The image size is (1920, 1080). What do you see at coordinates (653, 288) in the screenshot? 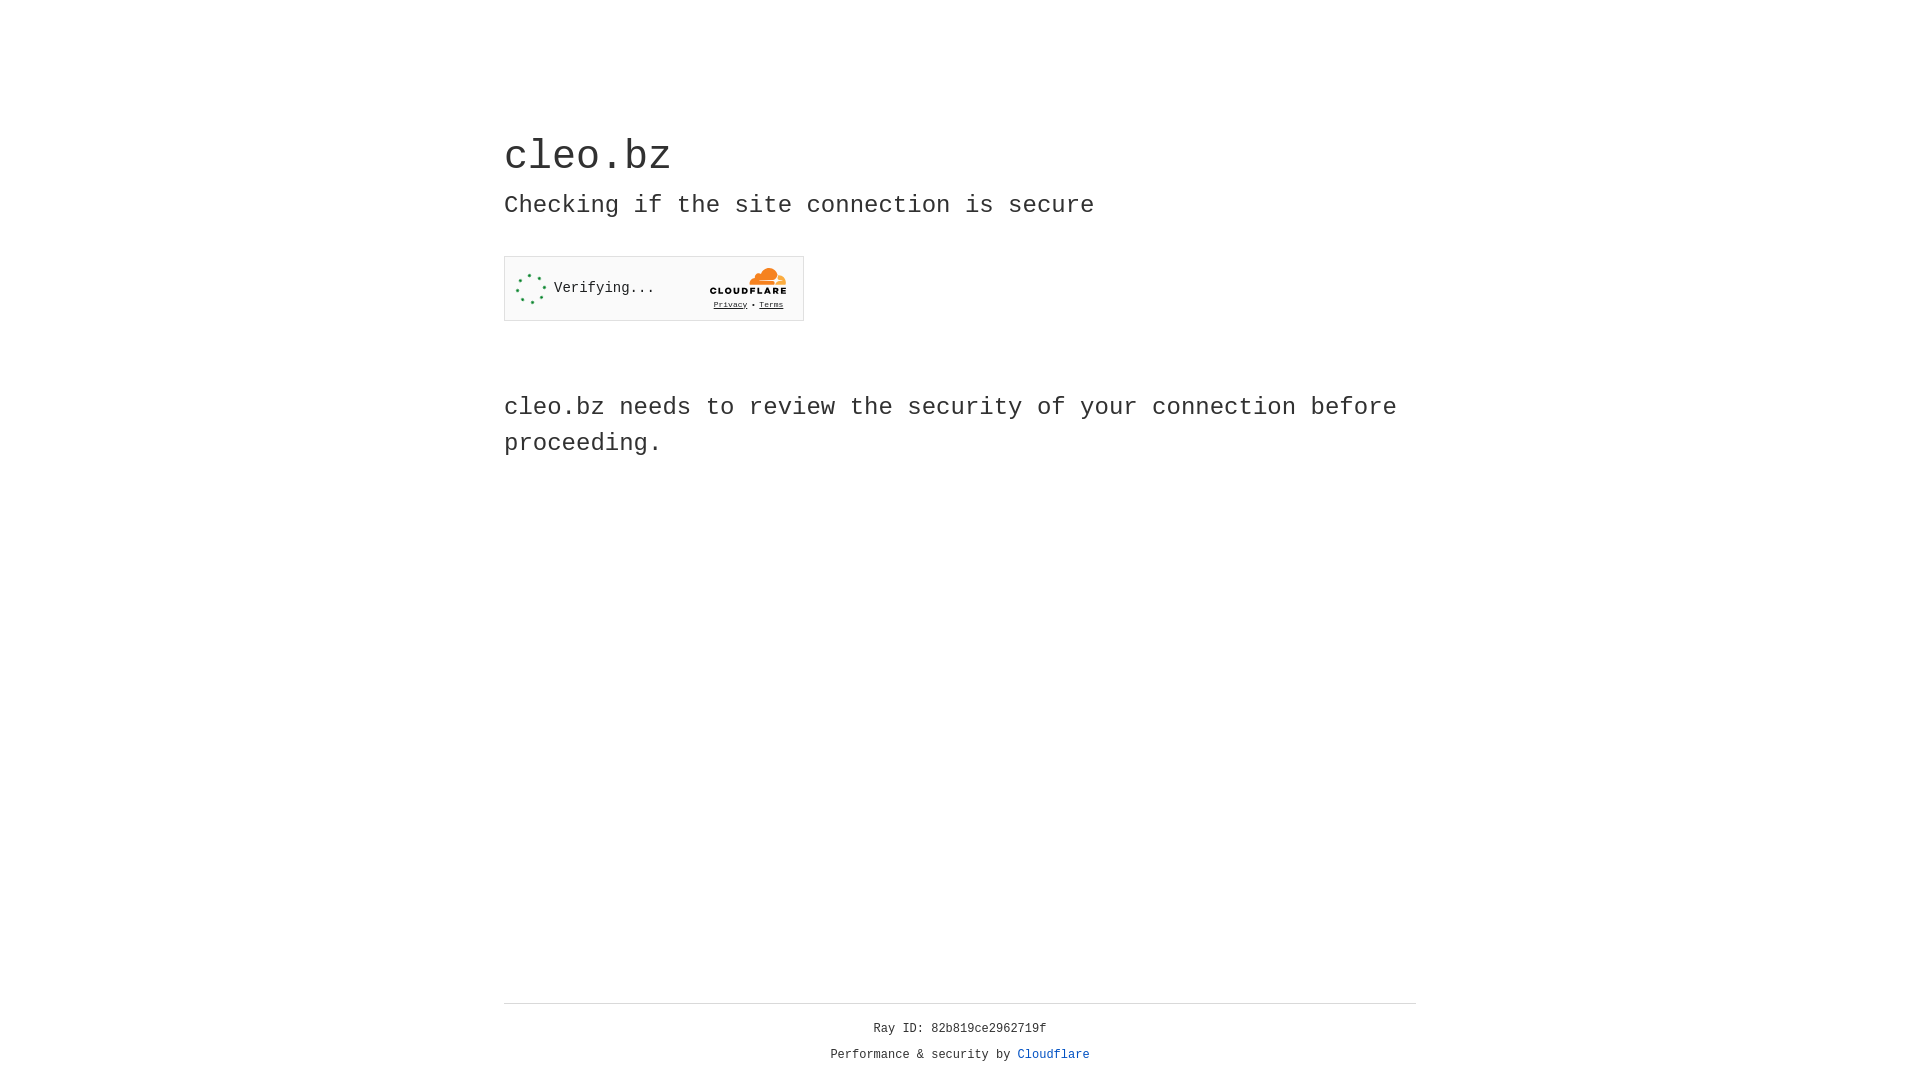
I see `'Widget containing a Cloudflare security challenge'` at bounding box center [653, 288].